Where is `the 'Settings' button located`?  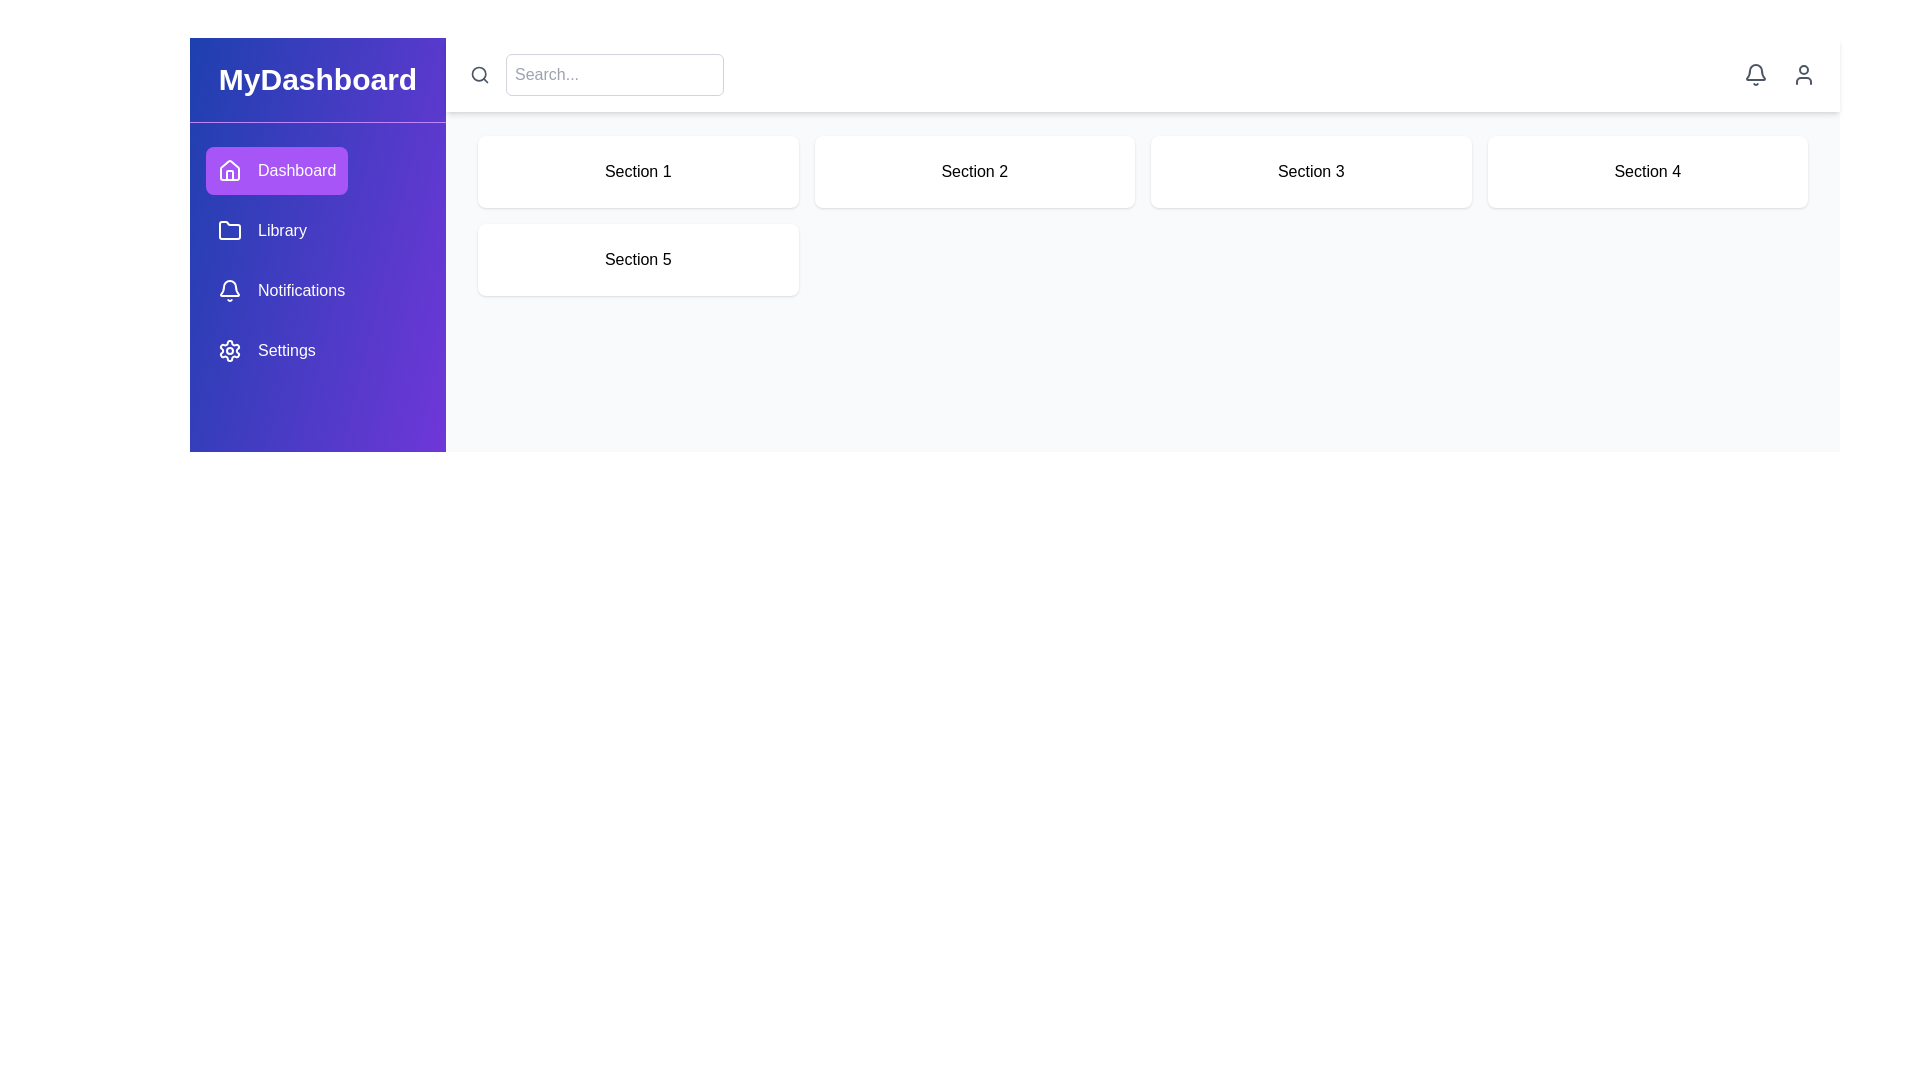
the 'Settings' button located is located at coordinates (265, 350).